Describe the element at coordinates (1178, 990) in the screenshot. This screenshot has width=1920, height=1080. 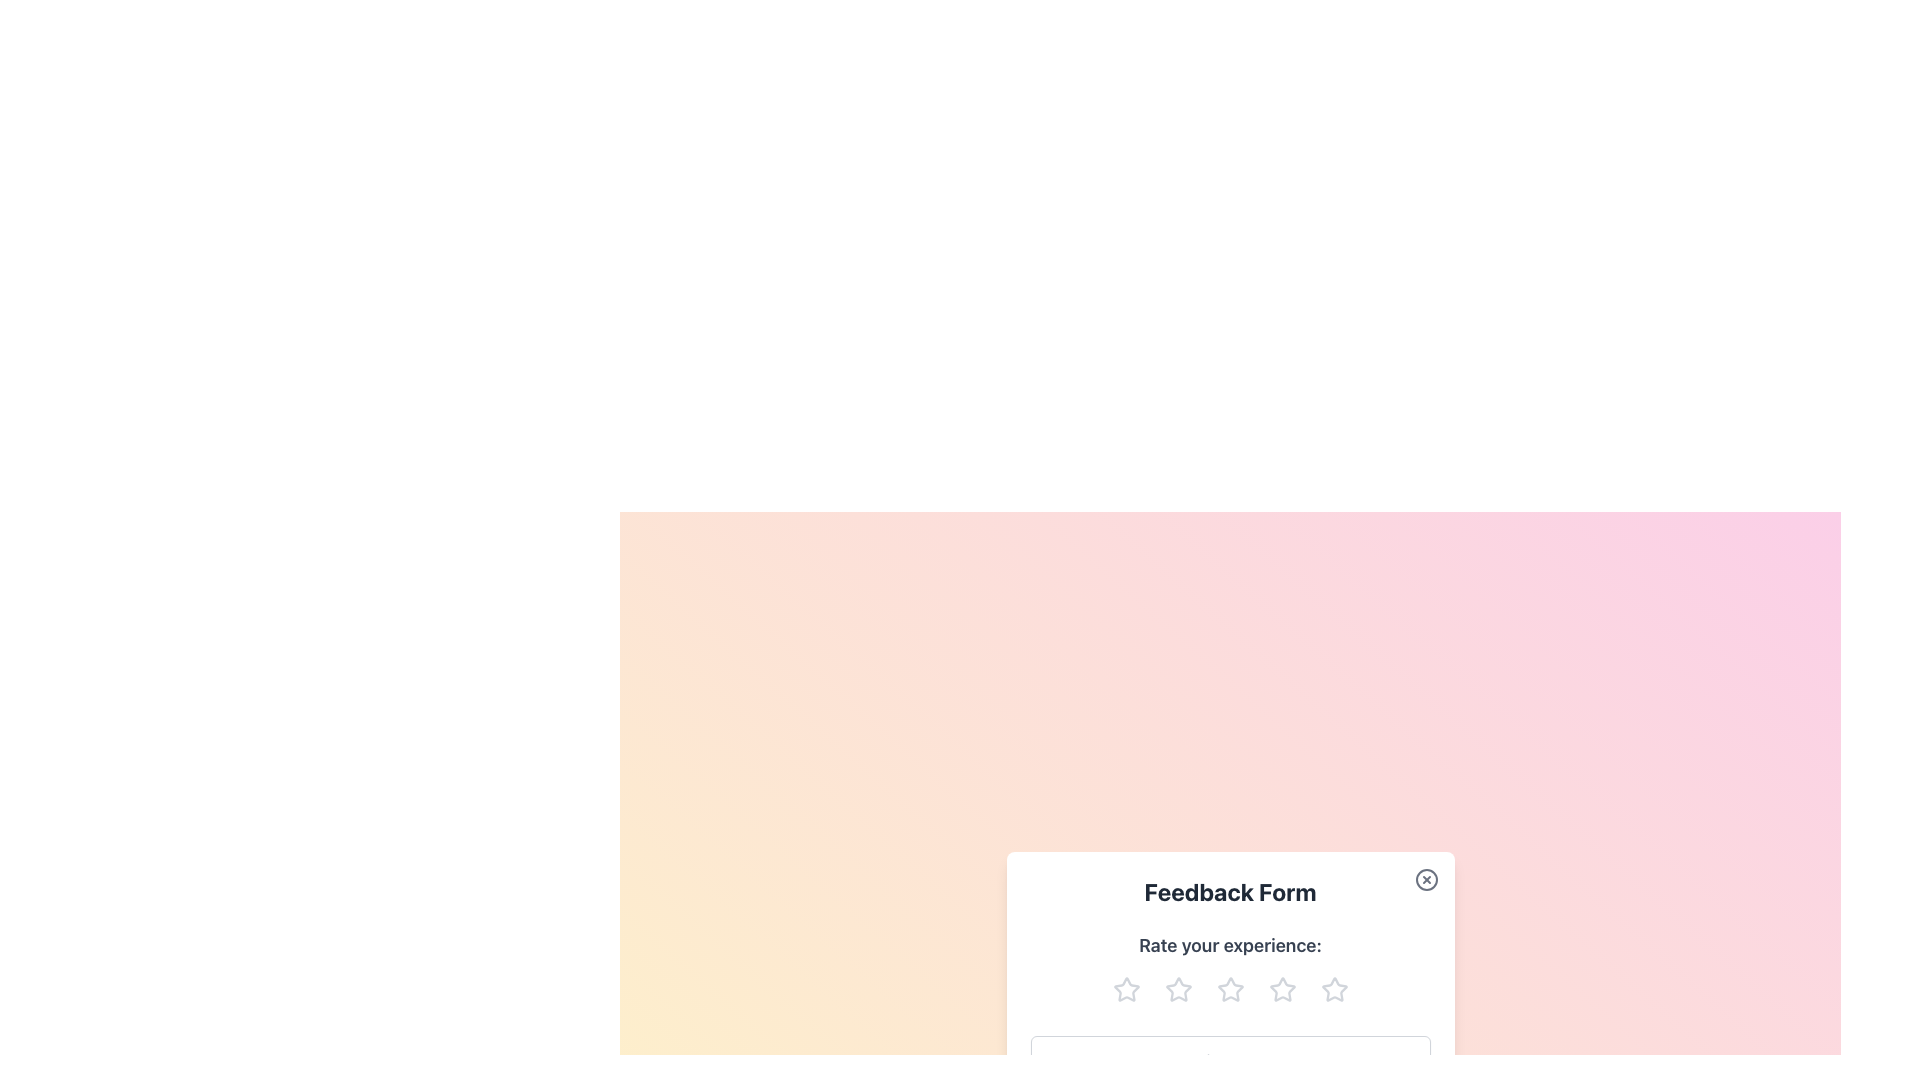
I see `the second star icon in the rating system` at that location.